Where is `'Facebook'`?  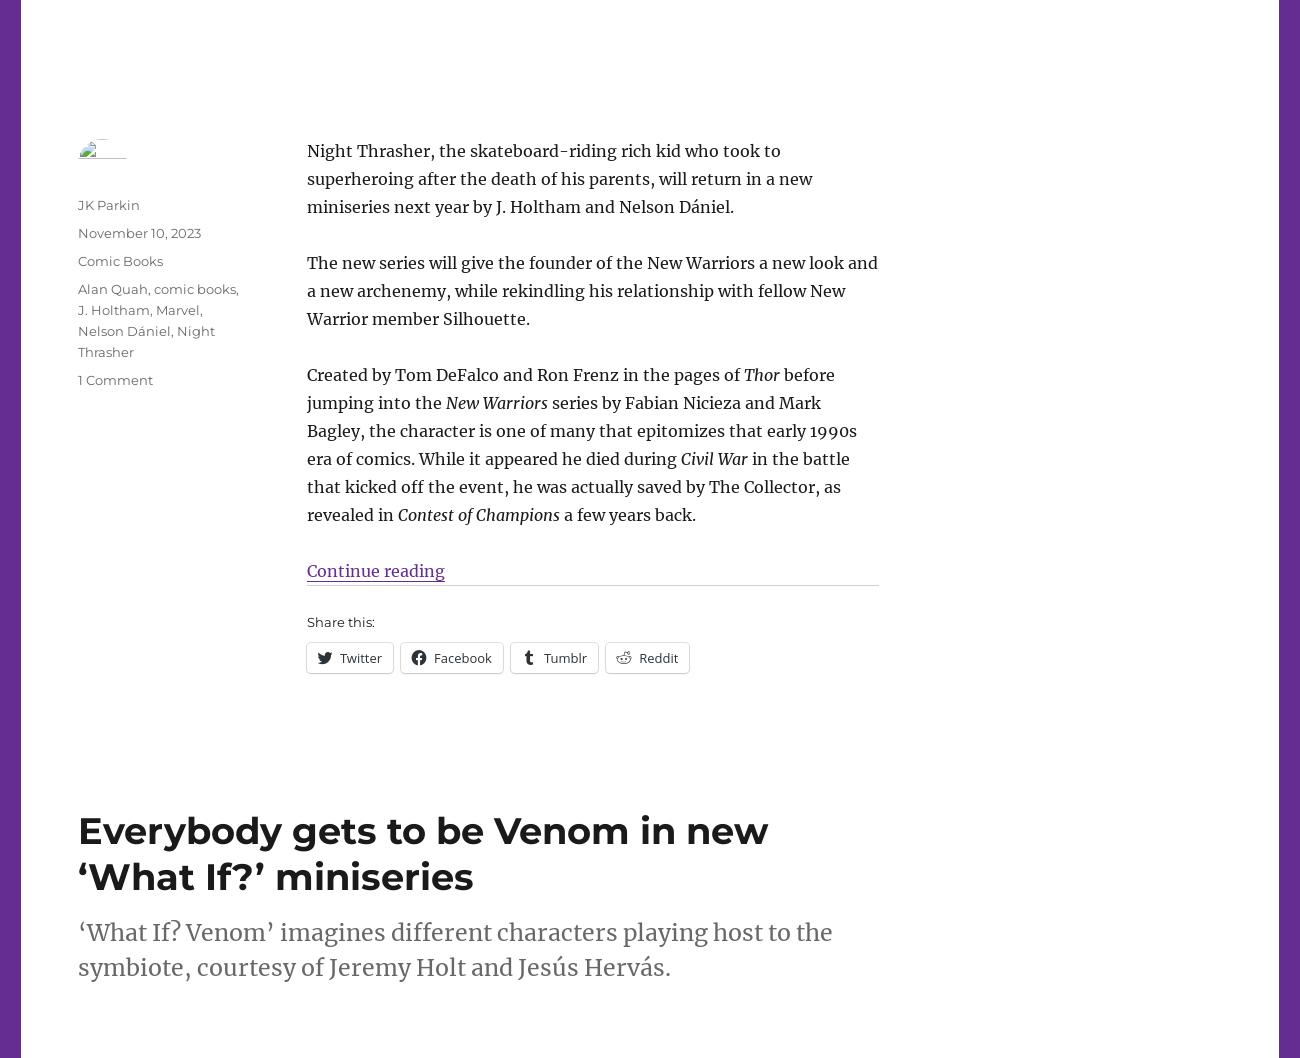 'Facebook' is located at coordinates (461, 656).